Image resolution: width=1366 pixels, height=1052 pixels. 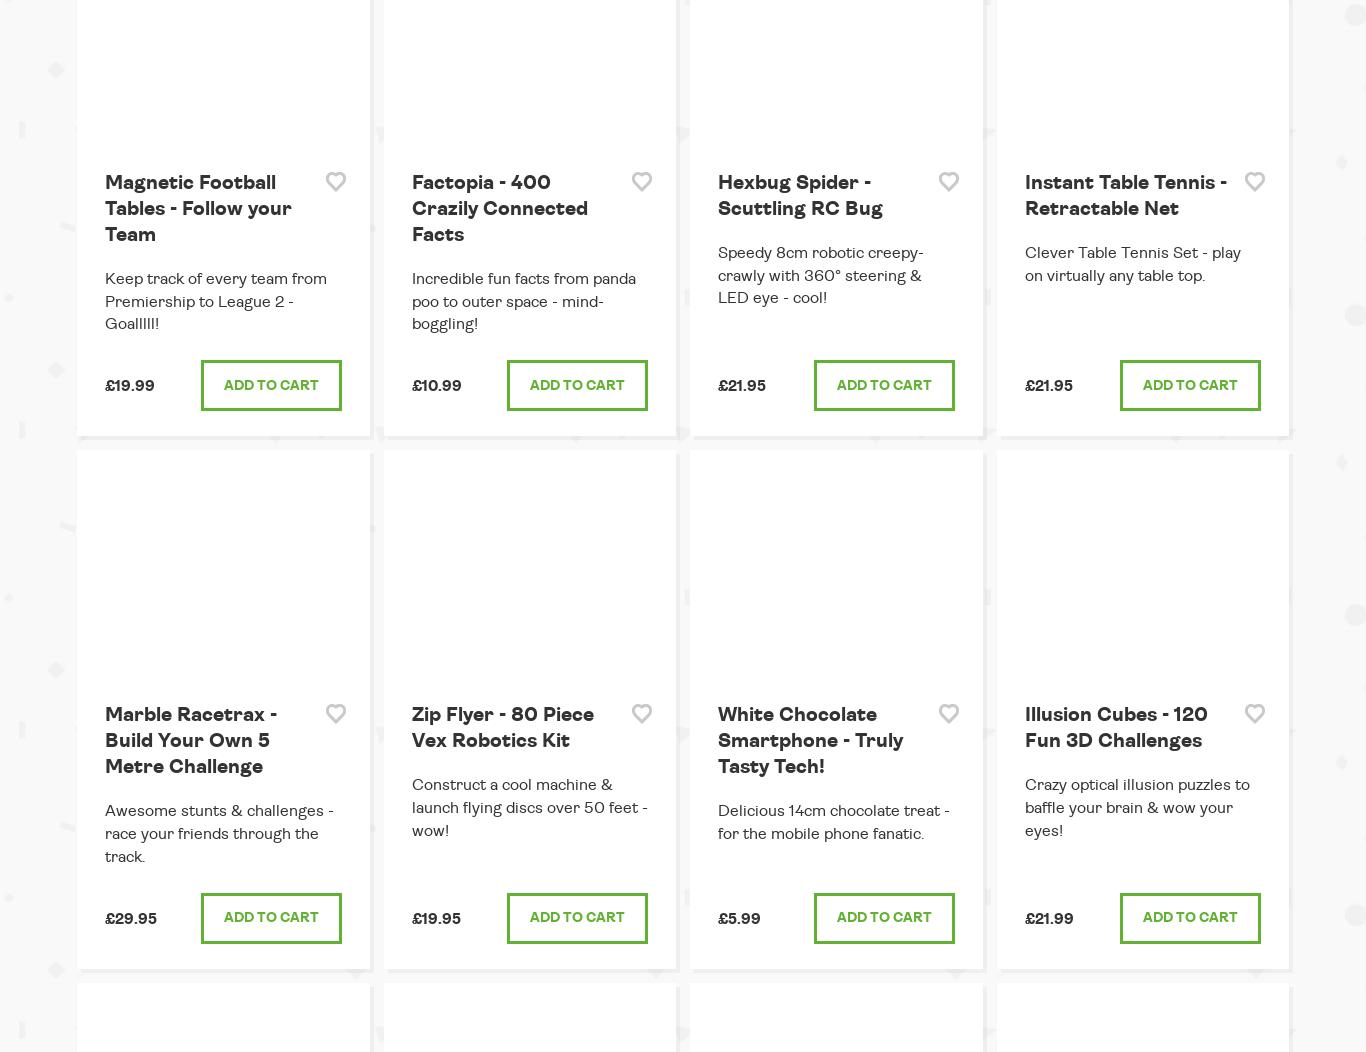 I want to click on 'Speedy 8cm robotic creepy-crawly with 360° steering & LED eye - cool!', so click(x=819, y=274).